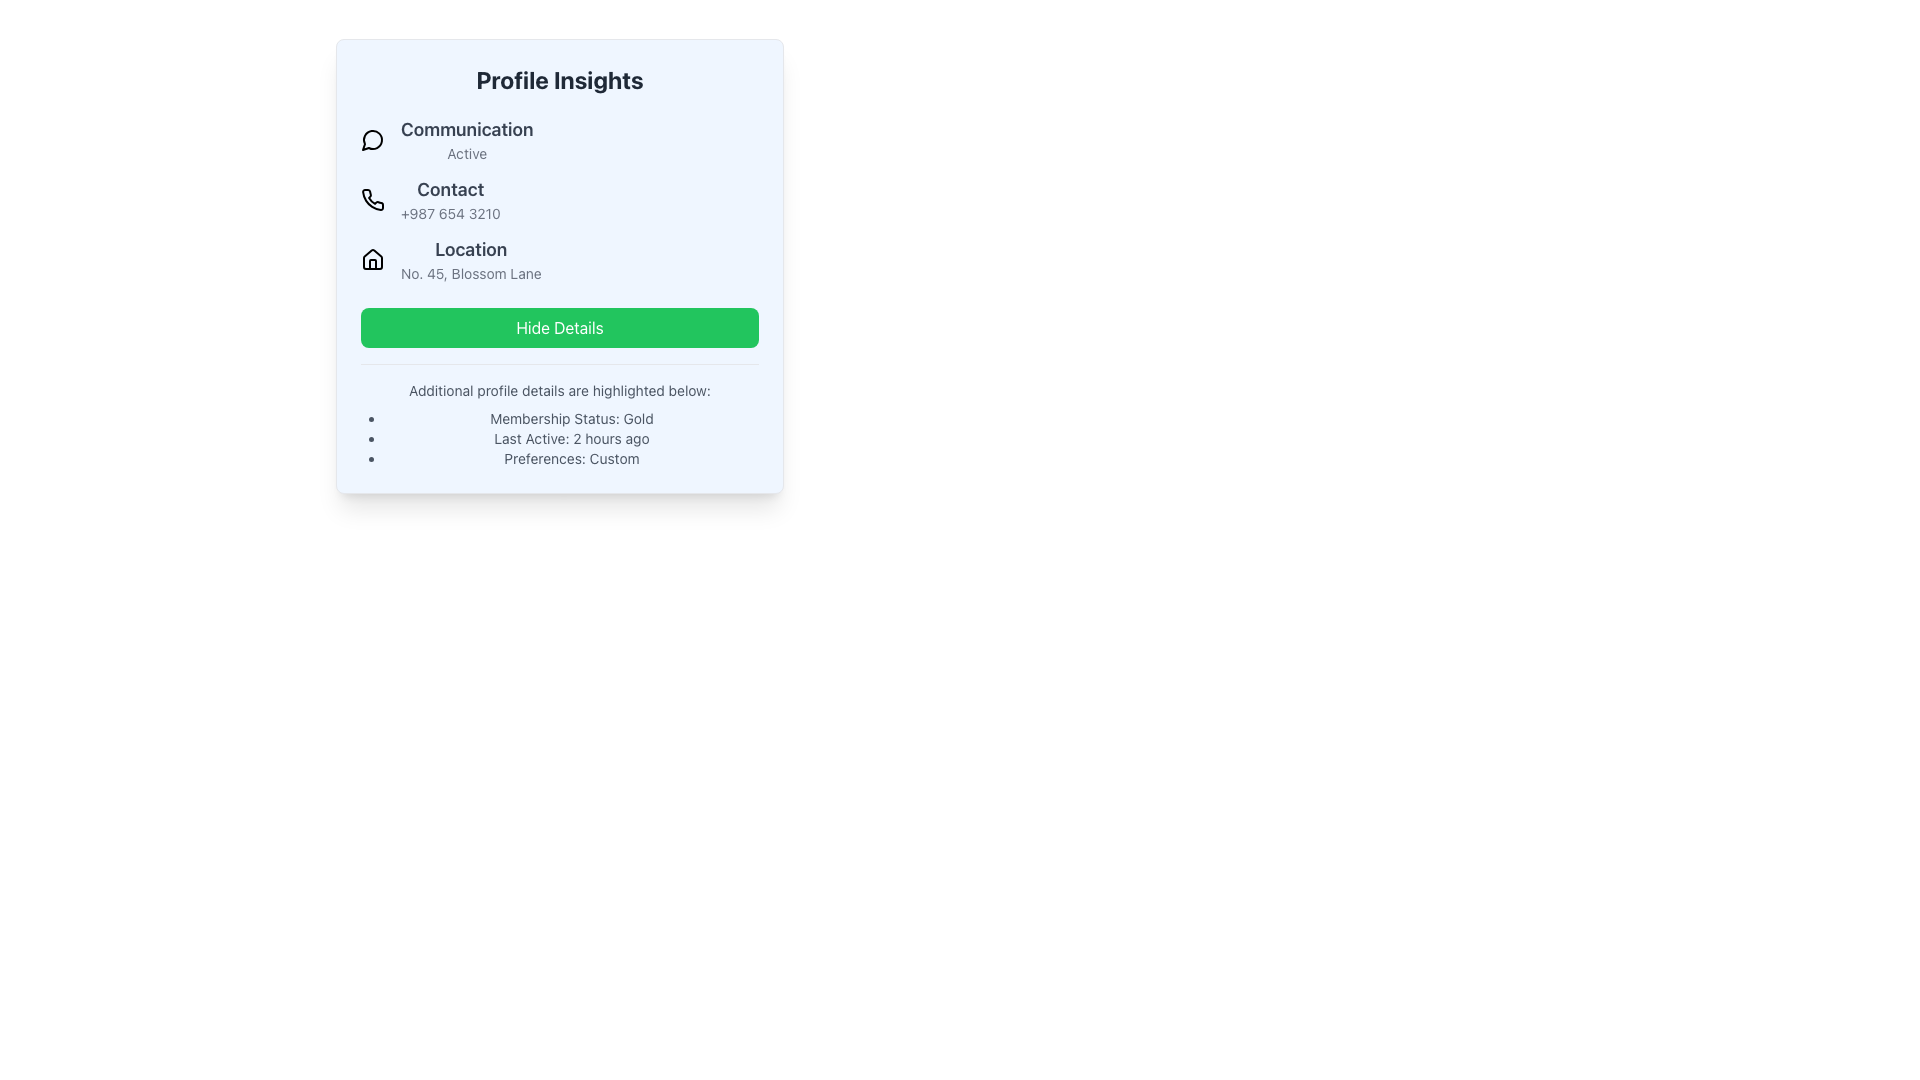 The width and height of the screenshot is (1920, 1080). I want to click on the Text display element that shows location information in the 'Profile Insights' card, positioned below the 'Contact' section and above the 'Hide Details' button, so click(470, 258).